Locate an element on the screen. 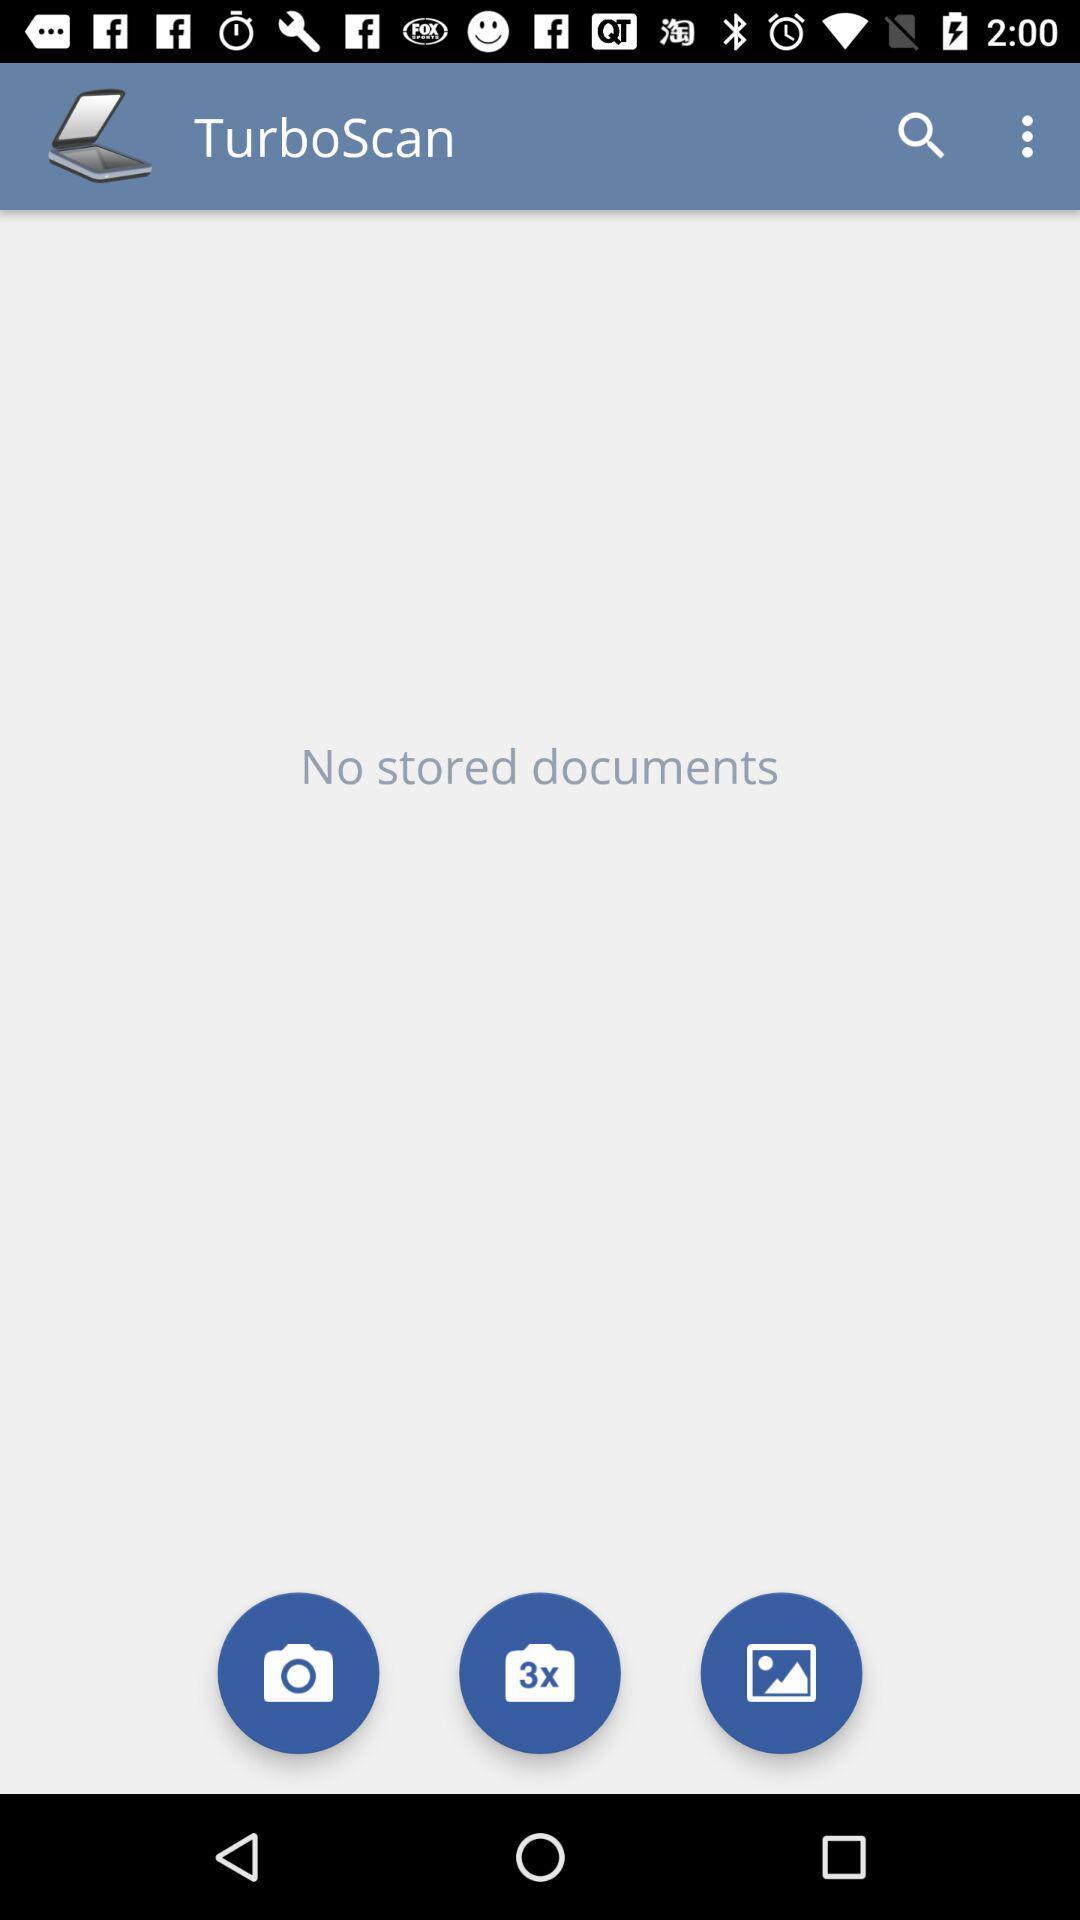 The width and height of the screenshot is (1080, 1920). icon below the no stored documents is located at coordinates (780, 1673).